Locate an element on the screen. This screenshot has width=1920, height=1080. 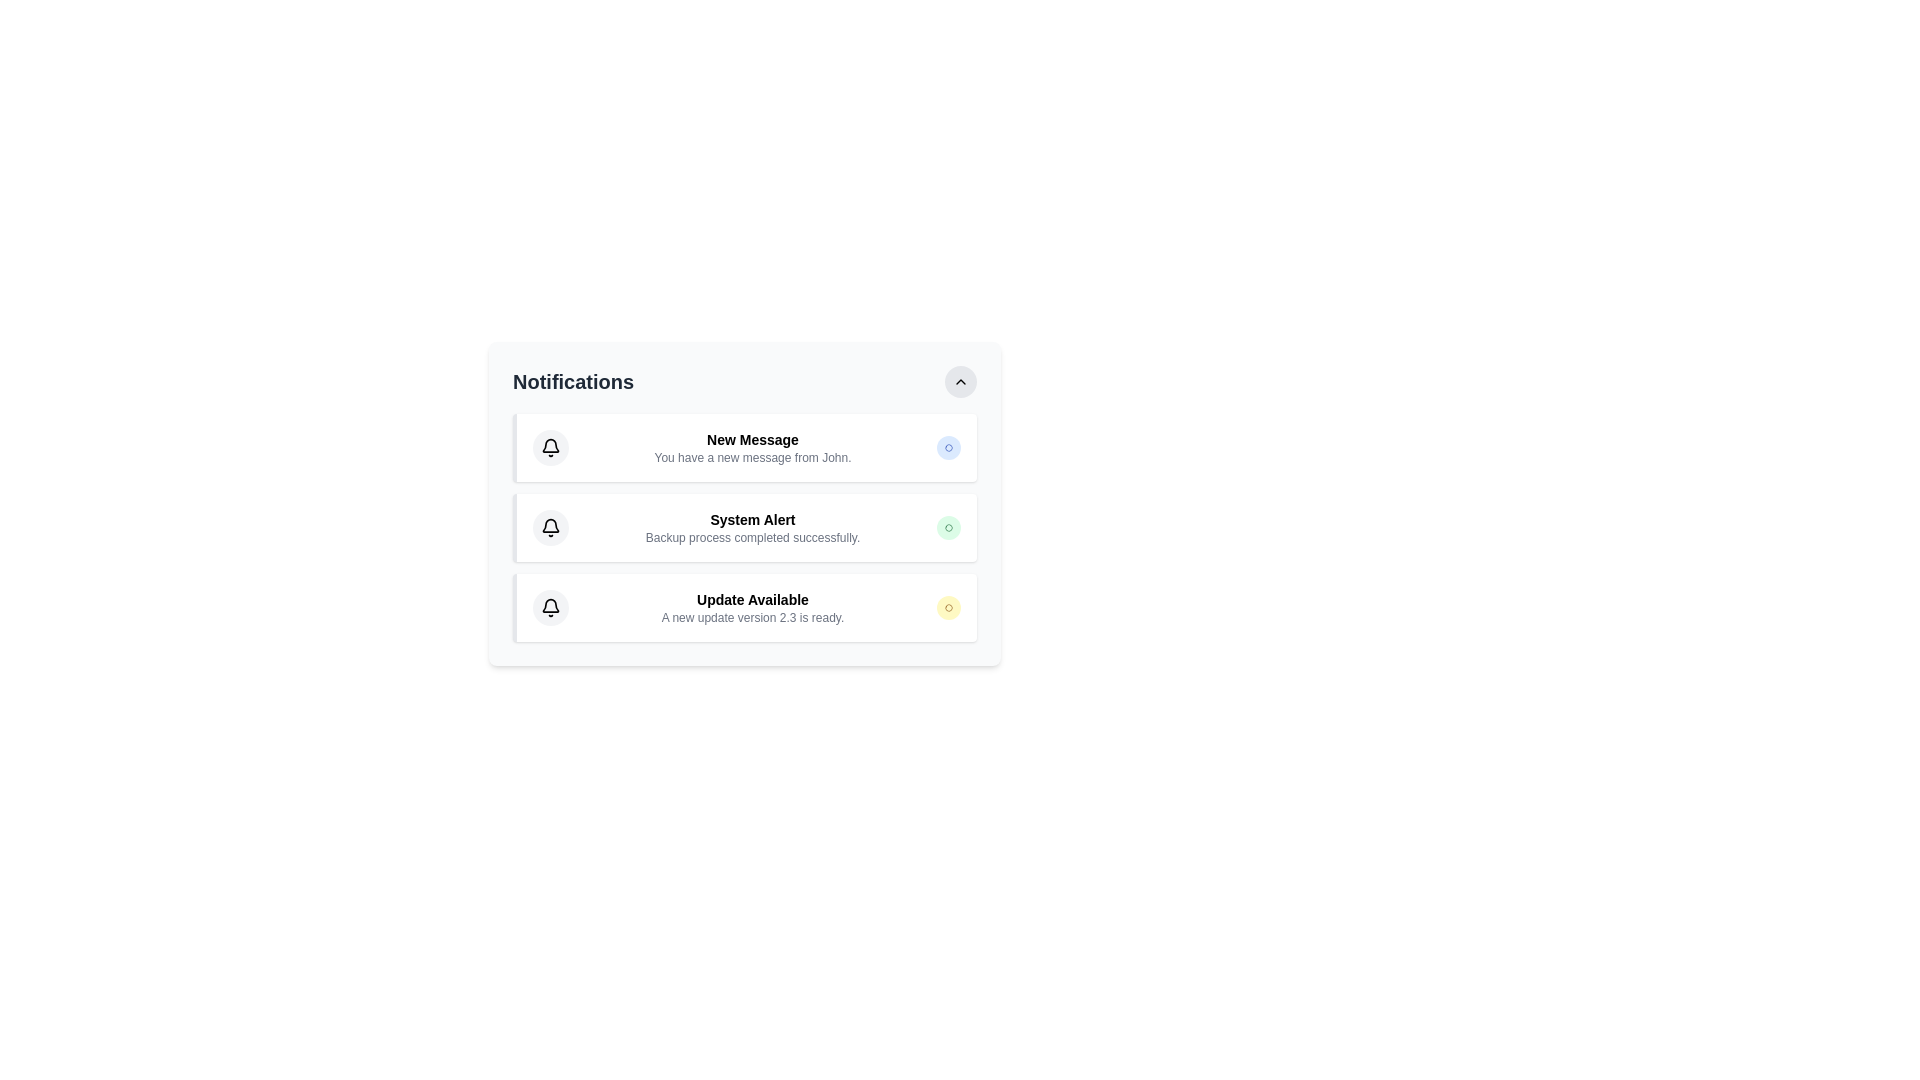
the bell icon representing notifications is located at coordinates (551, 527).